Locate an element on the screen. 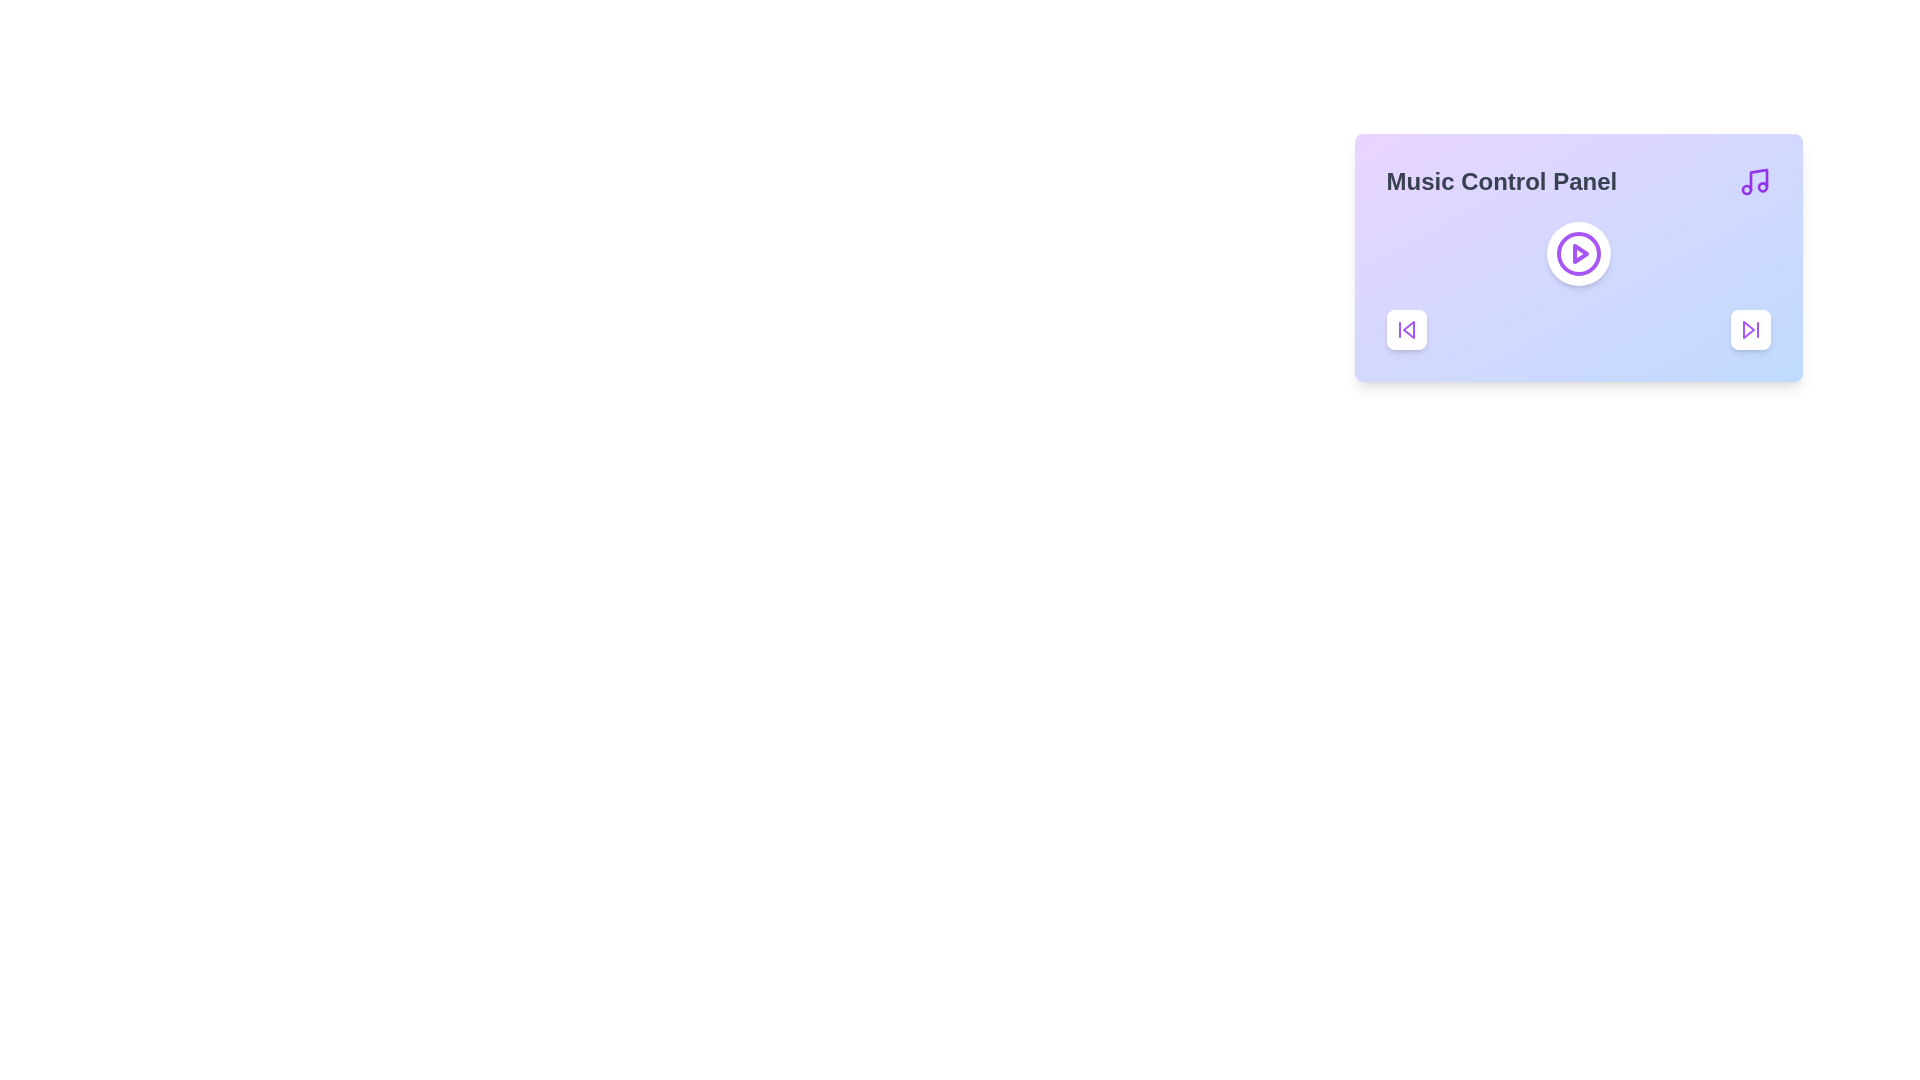 This screenshot has height=1080, width=1920. the purple musical note icon located in the top-right corner of the 'Music Control Panel', which has a double note design and rounded edges is located at coordinates (1753, 181).